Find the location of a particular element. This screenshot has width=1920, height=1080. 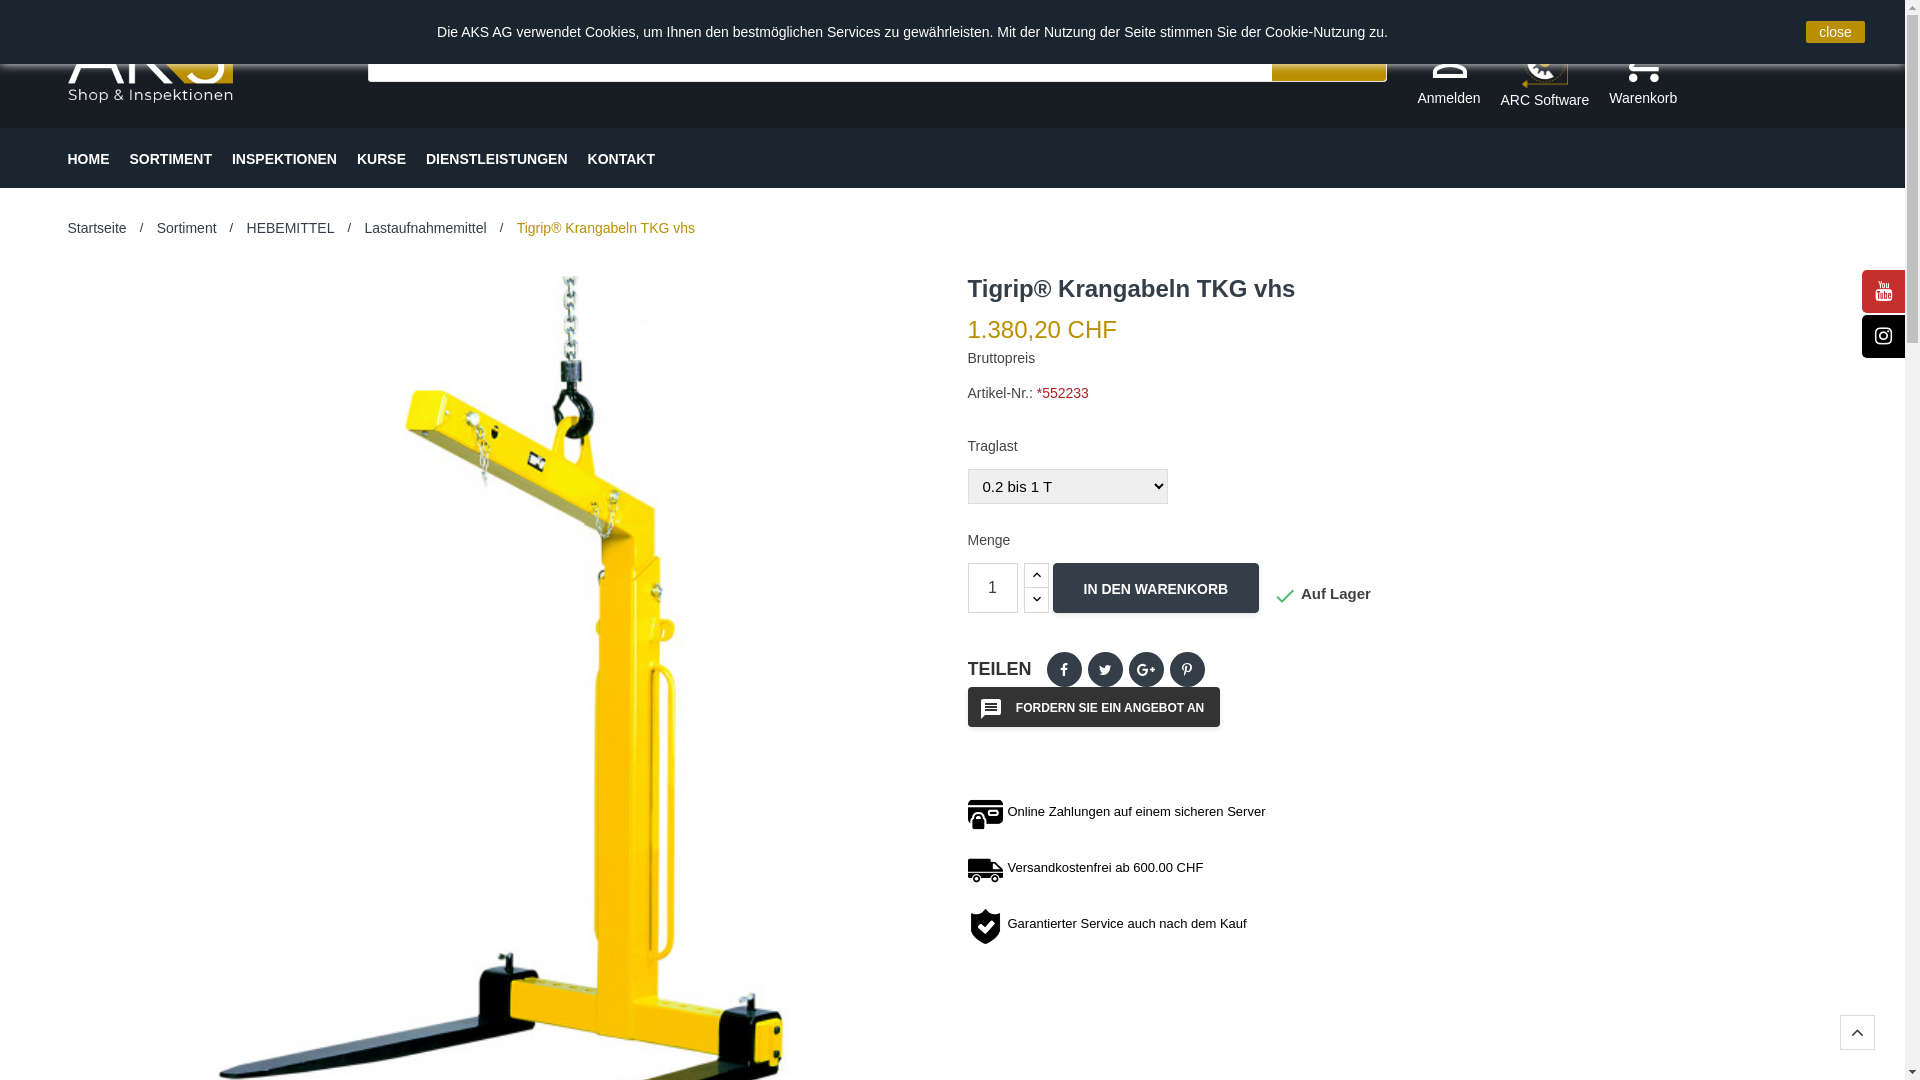

'message FORDERN SIE EIN ANGEBOT AN' is located at coordinates (1093, 705).